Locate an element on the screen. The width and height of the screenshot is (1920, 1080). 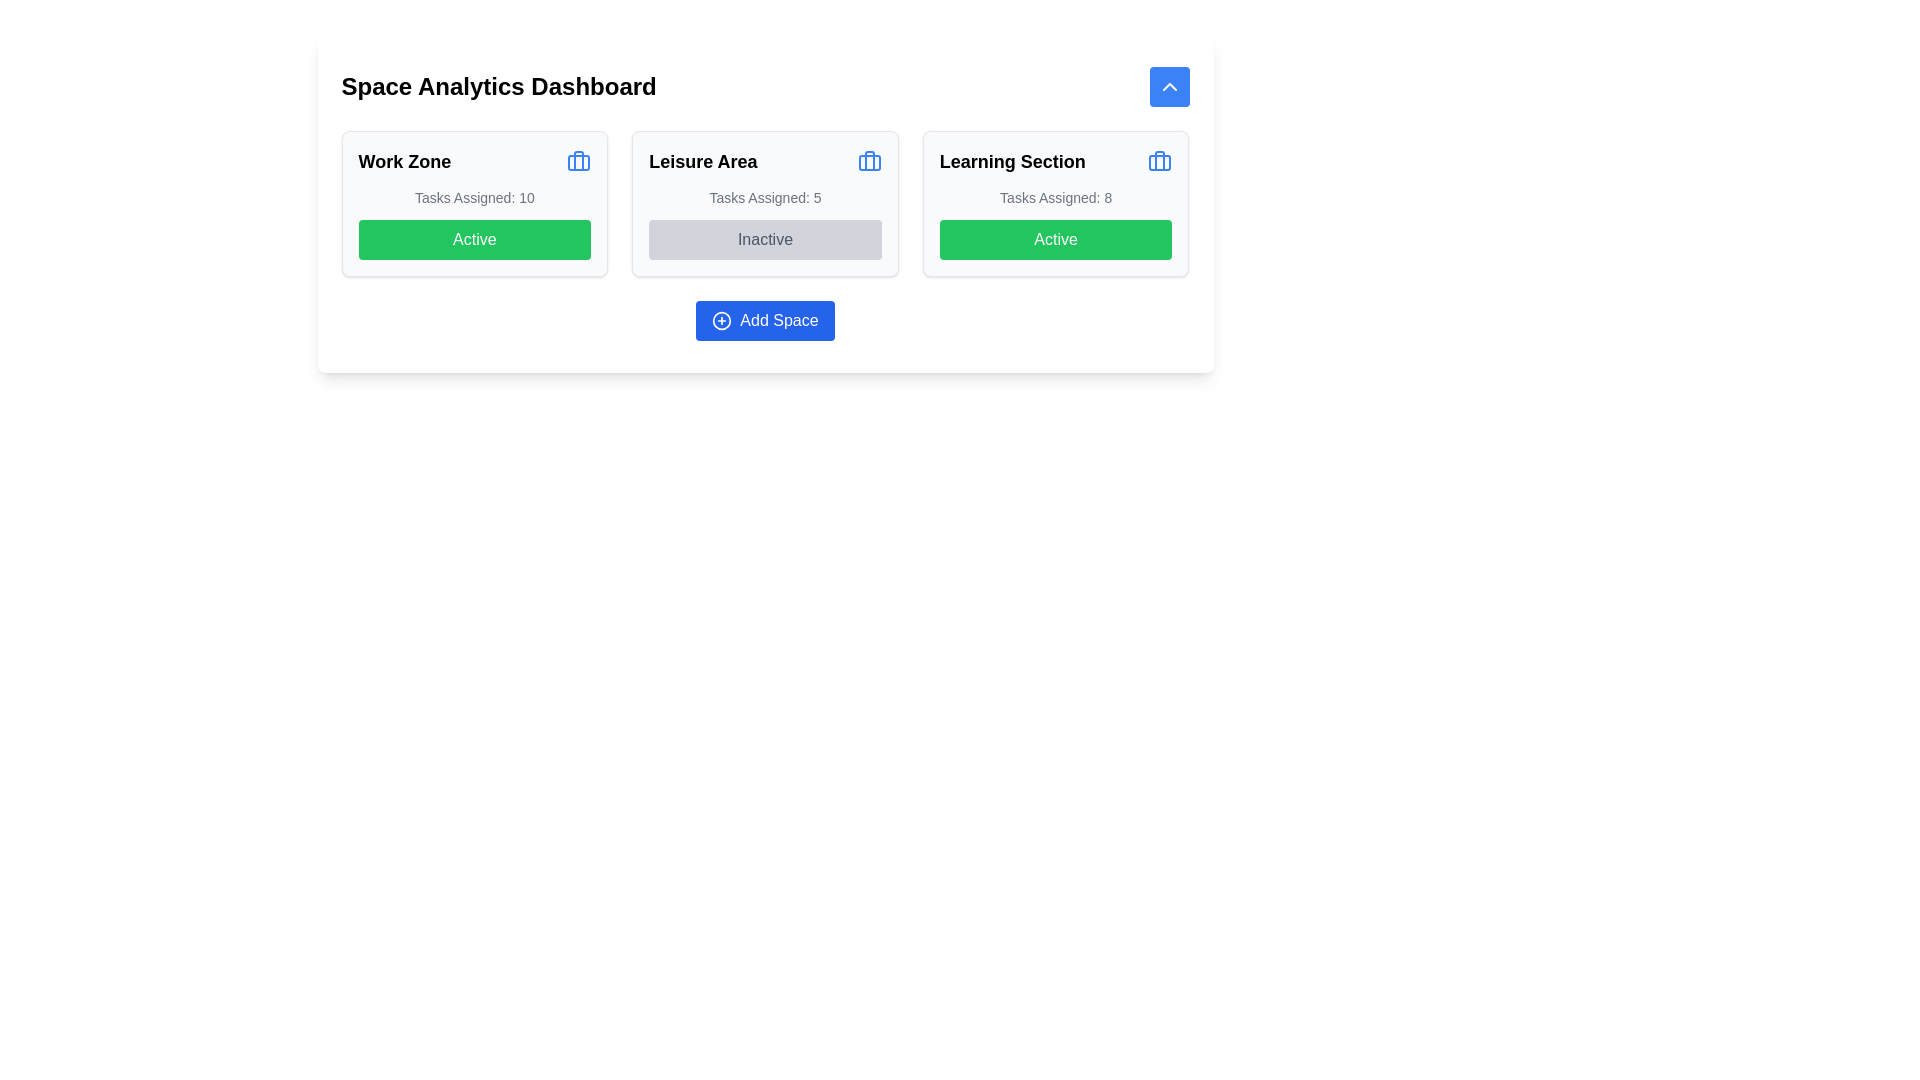
the circular blue SVG graphic icon with a plus sign in the center, located inside the 'Add Space' button below the three section cards ('Work Zone', 'Leisure Area', and 'Learning Section') is located at coordinates (721, 319).